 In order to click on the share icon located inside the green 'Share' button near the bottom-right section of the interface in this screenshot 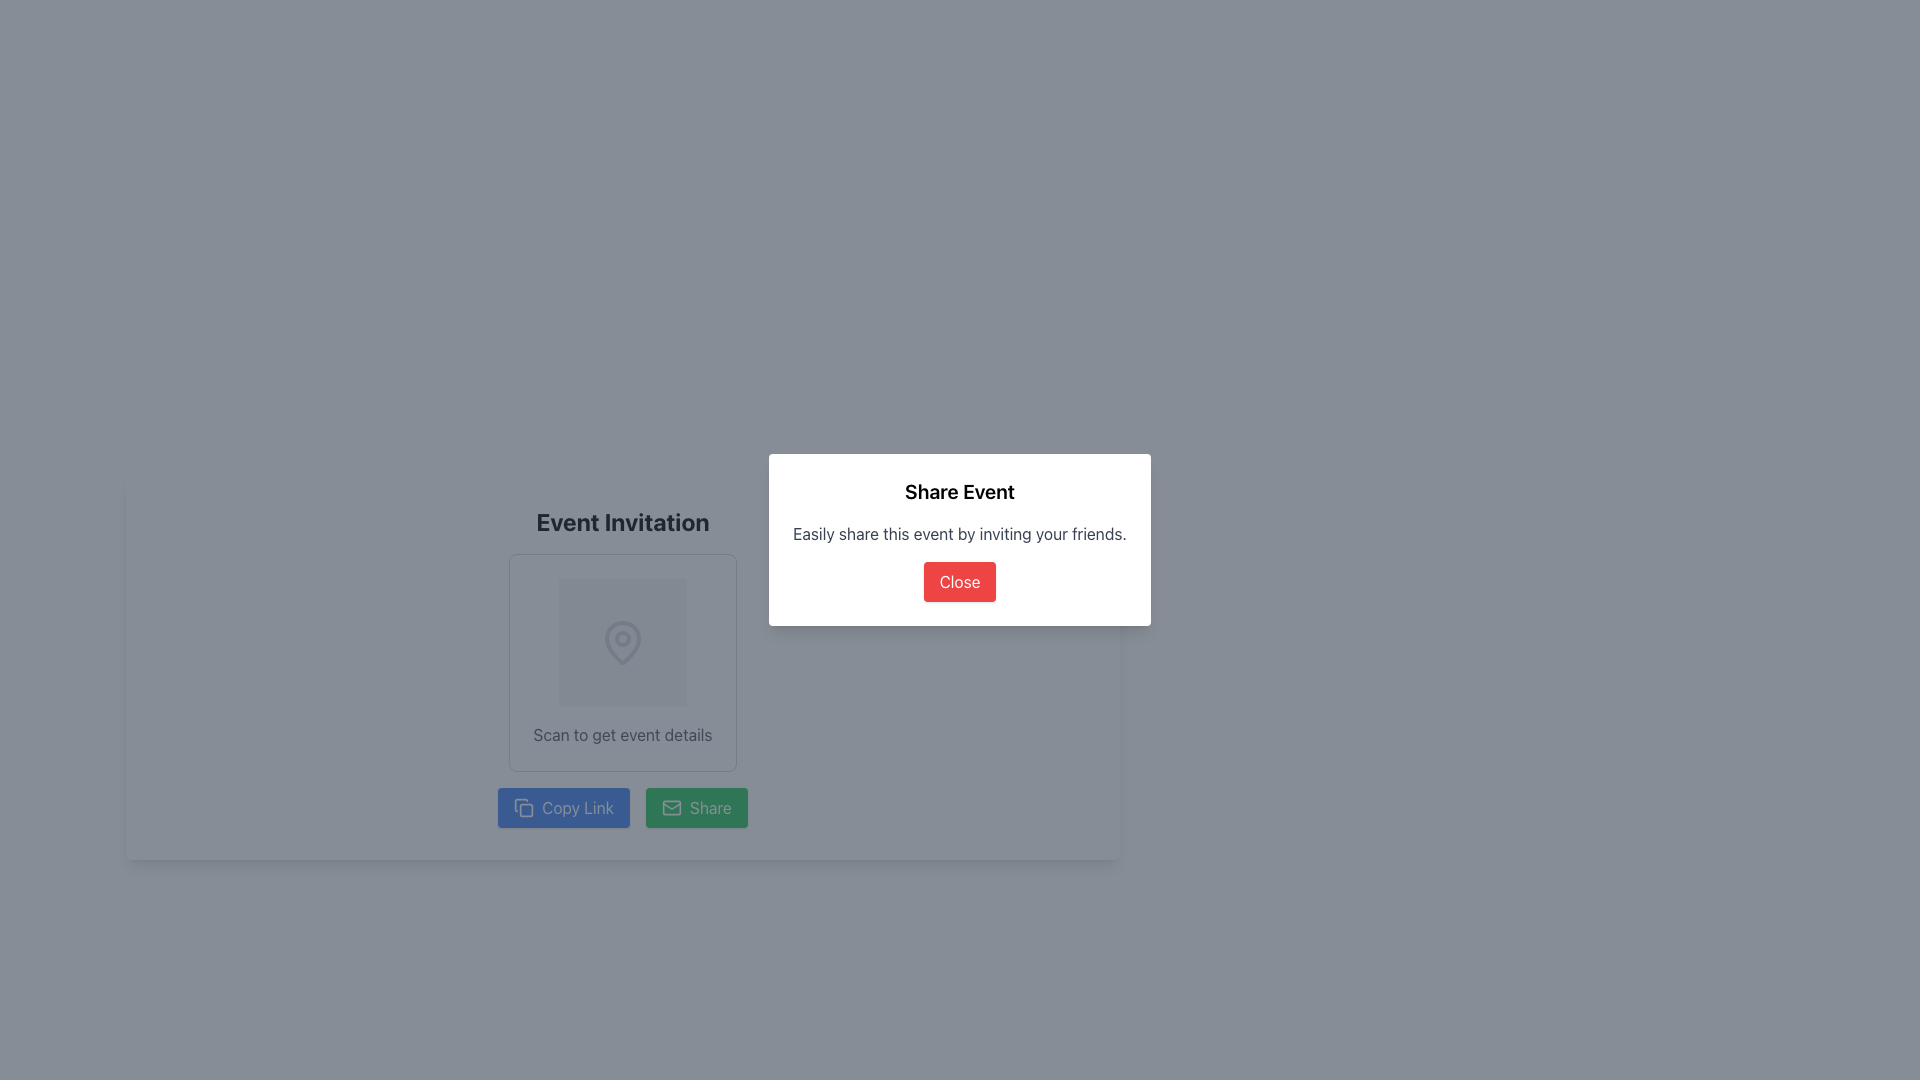, I will do `click(672, 806)`.